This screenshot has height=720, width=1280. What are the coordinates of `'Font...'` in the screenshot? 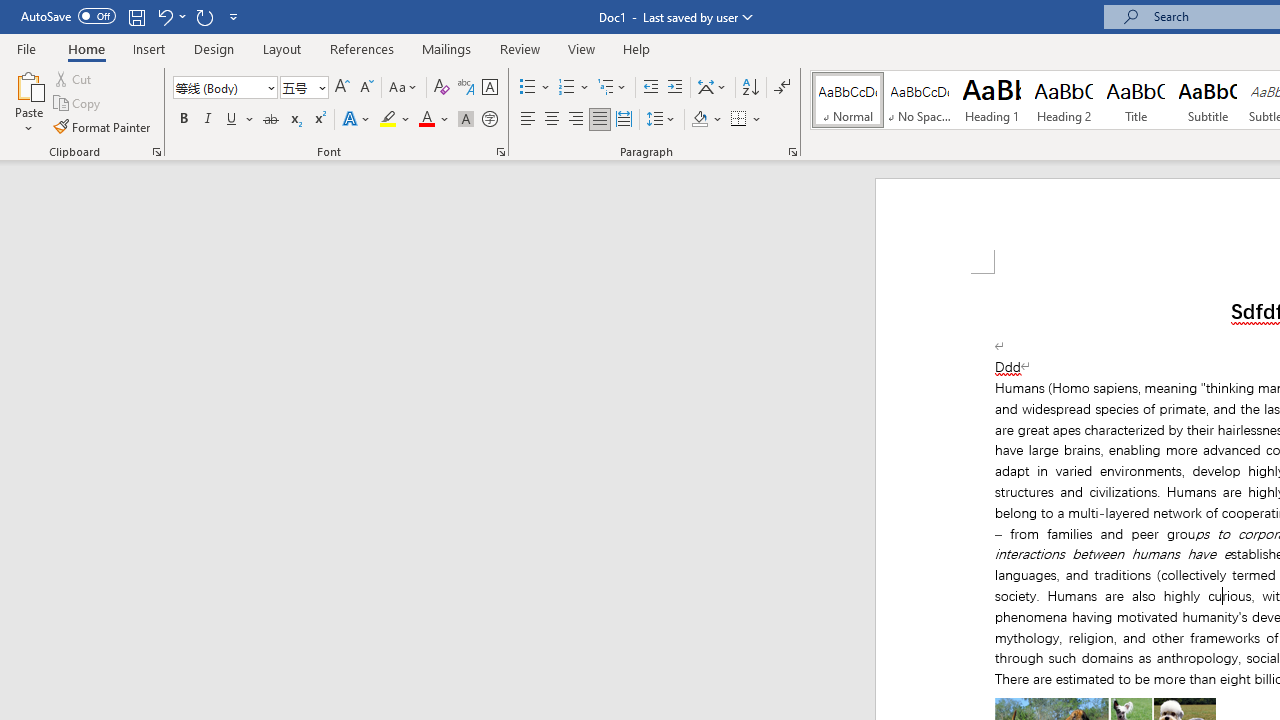 It's located at (501, 150).